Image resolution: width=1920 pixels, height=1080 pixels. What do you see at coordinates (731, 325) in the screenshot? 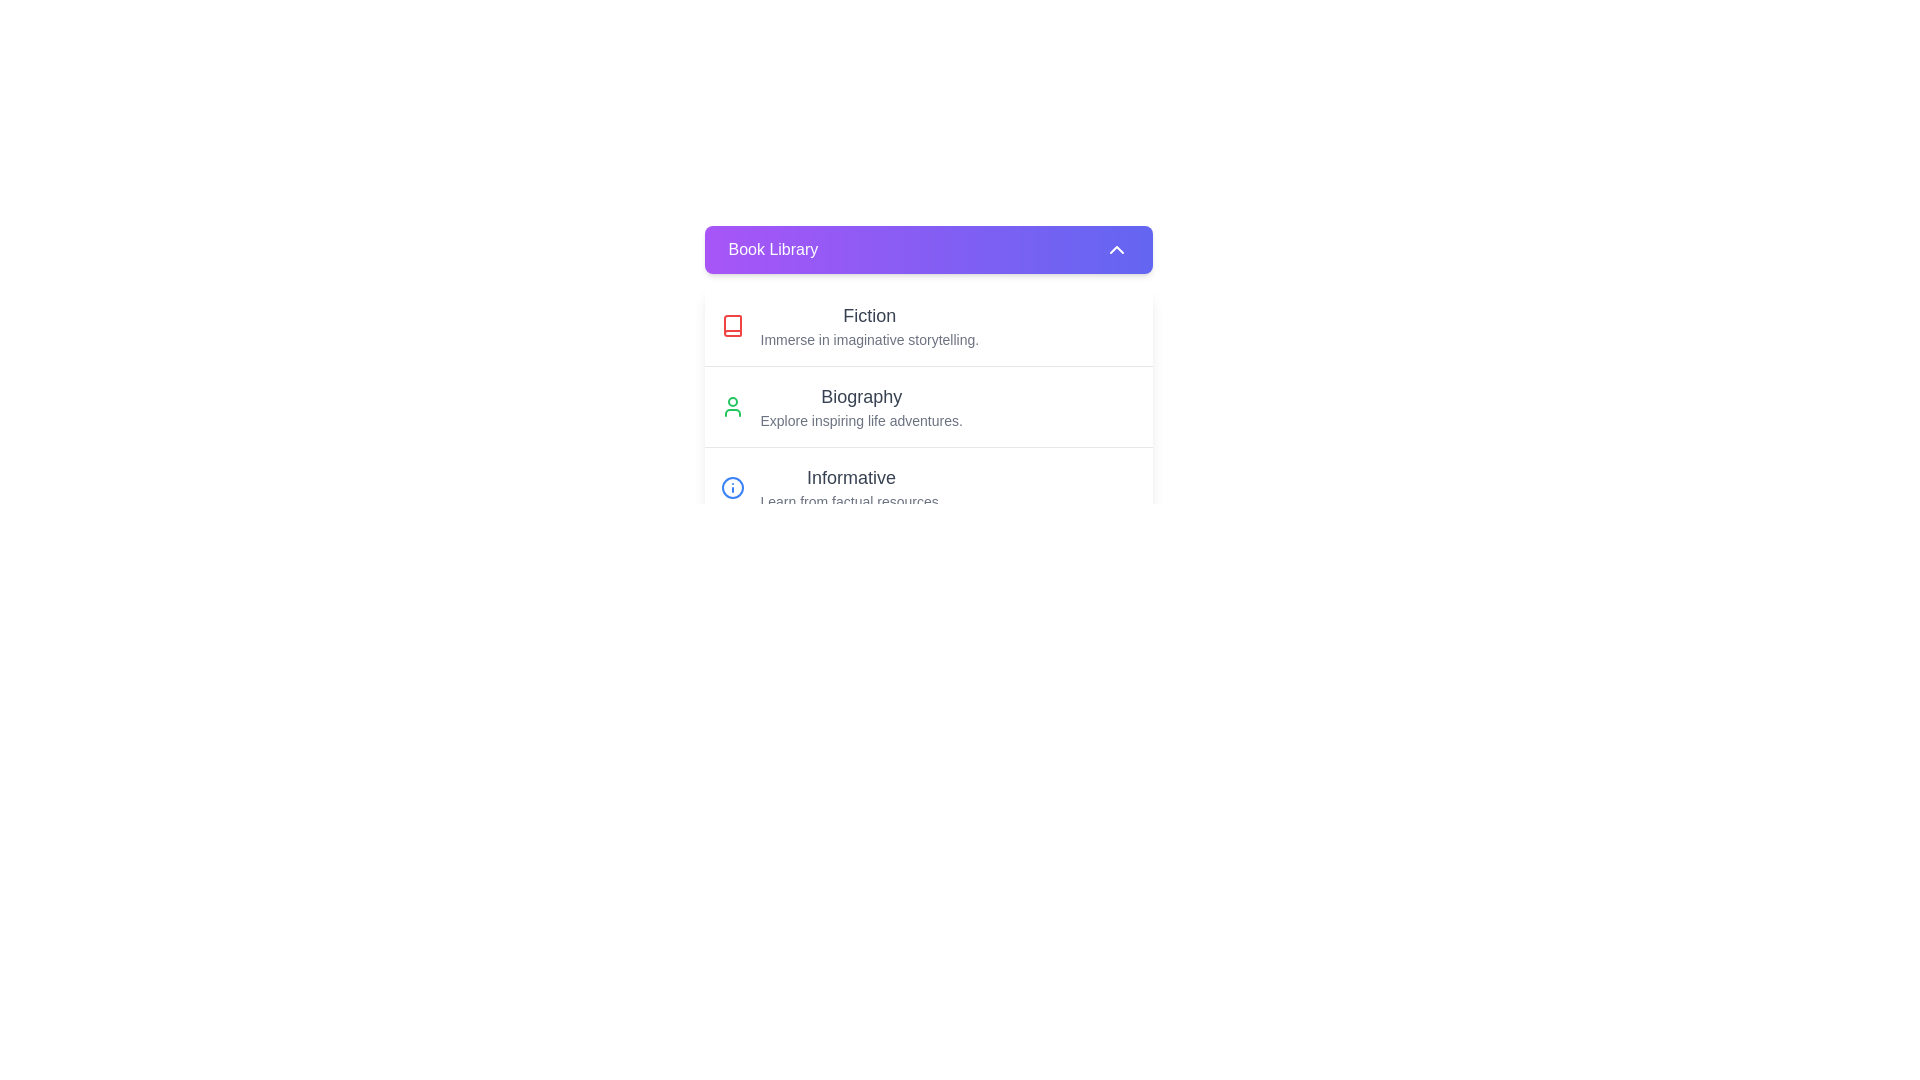
I see `the red book icon located to the left of the 'Fiction' label in the 'Book Library' interface` at bounding box center [731, 325].